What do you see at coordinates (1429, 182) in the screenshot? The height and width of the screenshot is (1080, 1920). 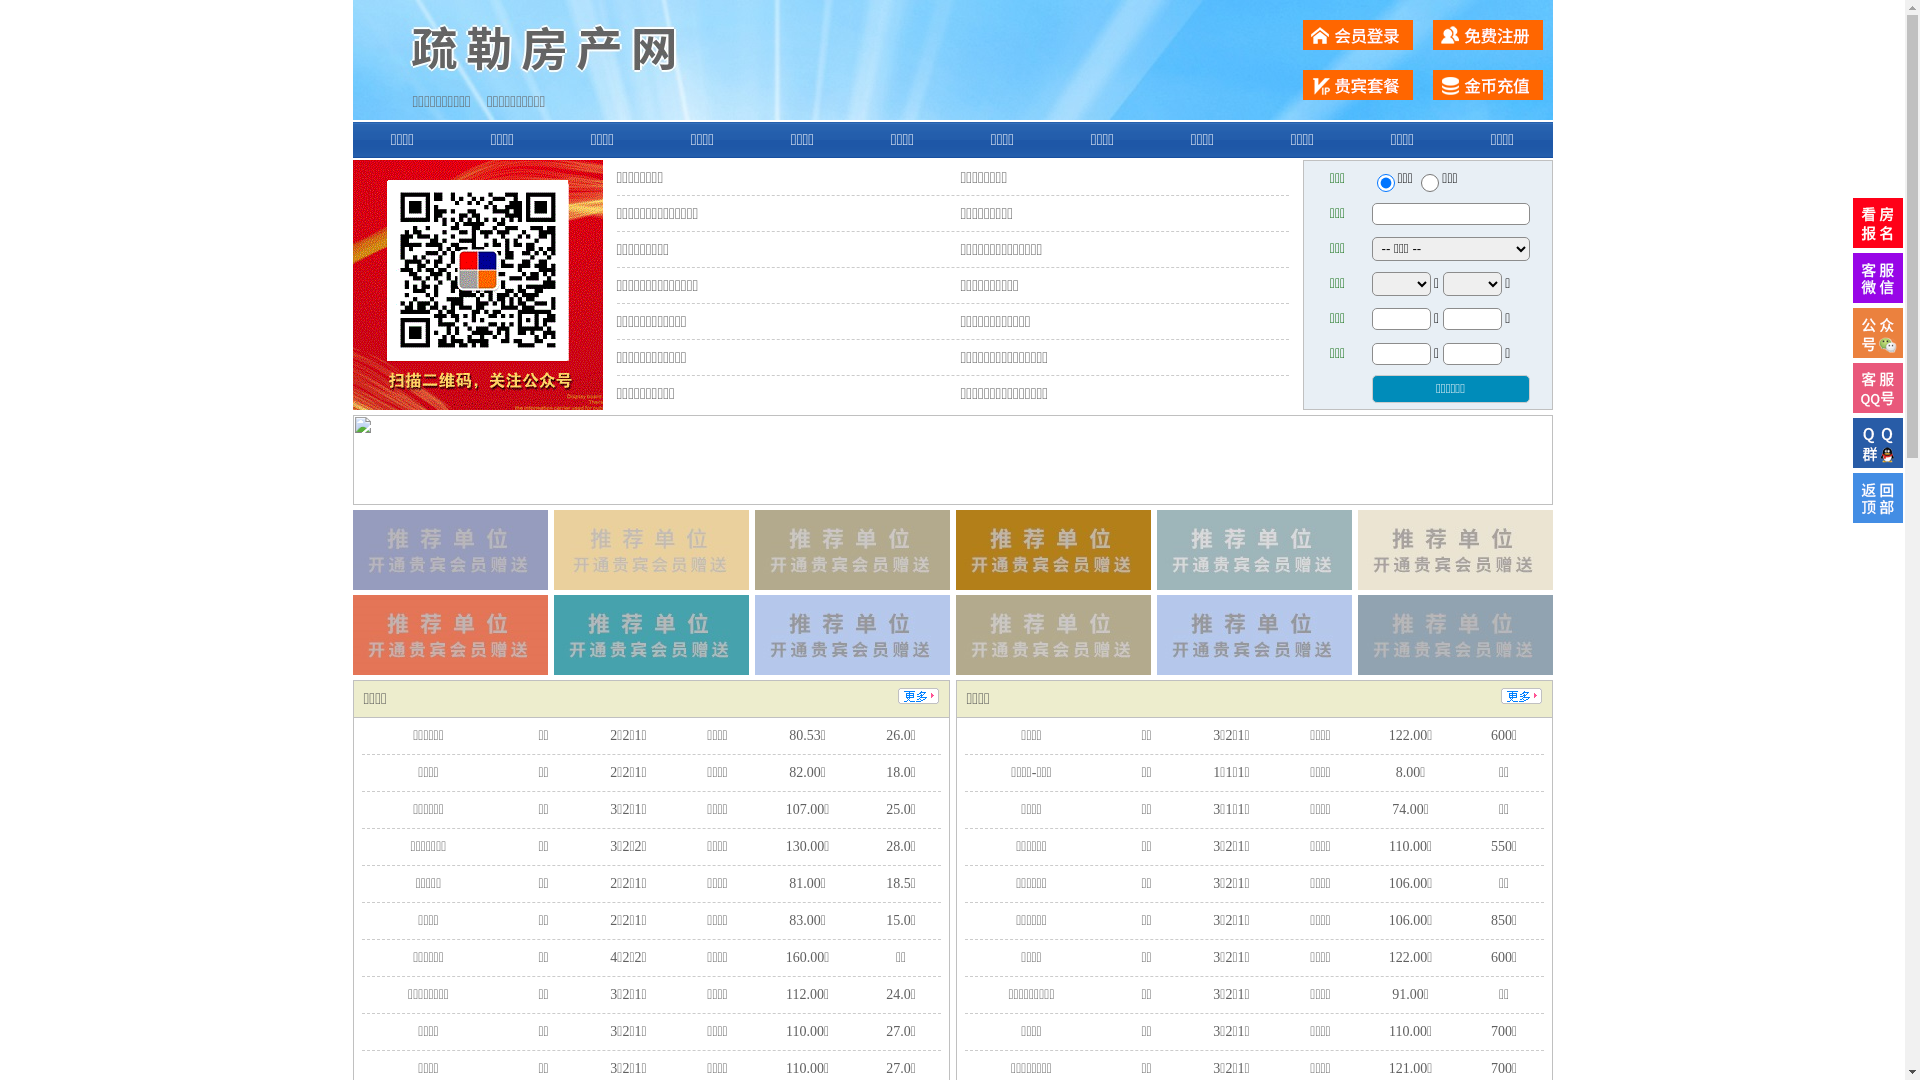 I see `'chuzu'` at bounding box center [1429, 182].